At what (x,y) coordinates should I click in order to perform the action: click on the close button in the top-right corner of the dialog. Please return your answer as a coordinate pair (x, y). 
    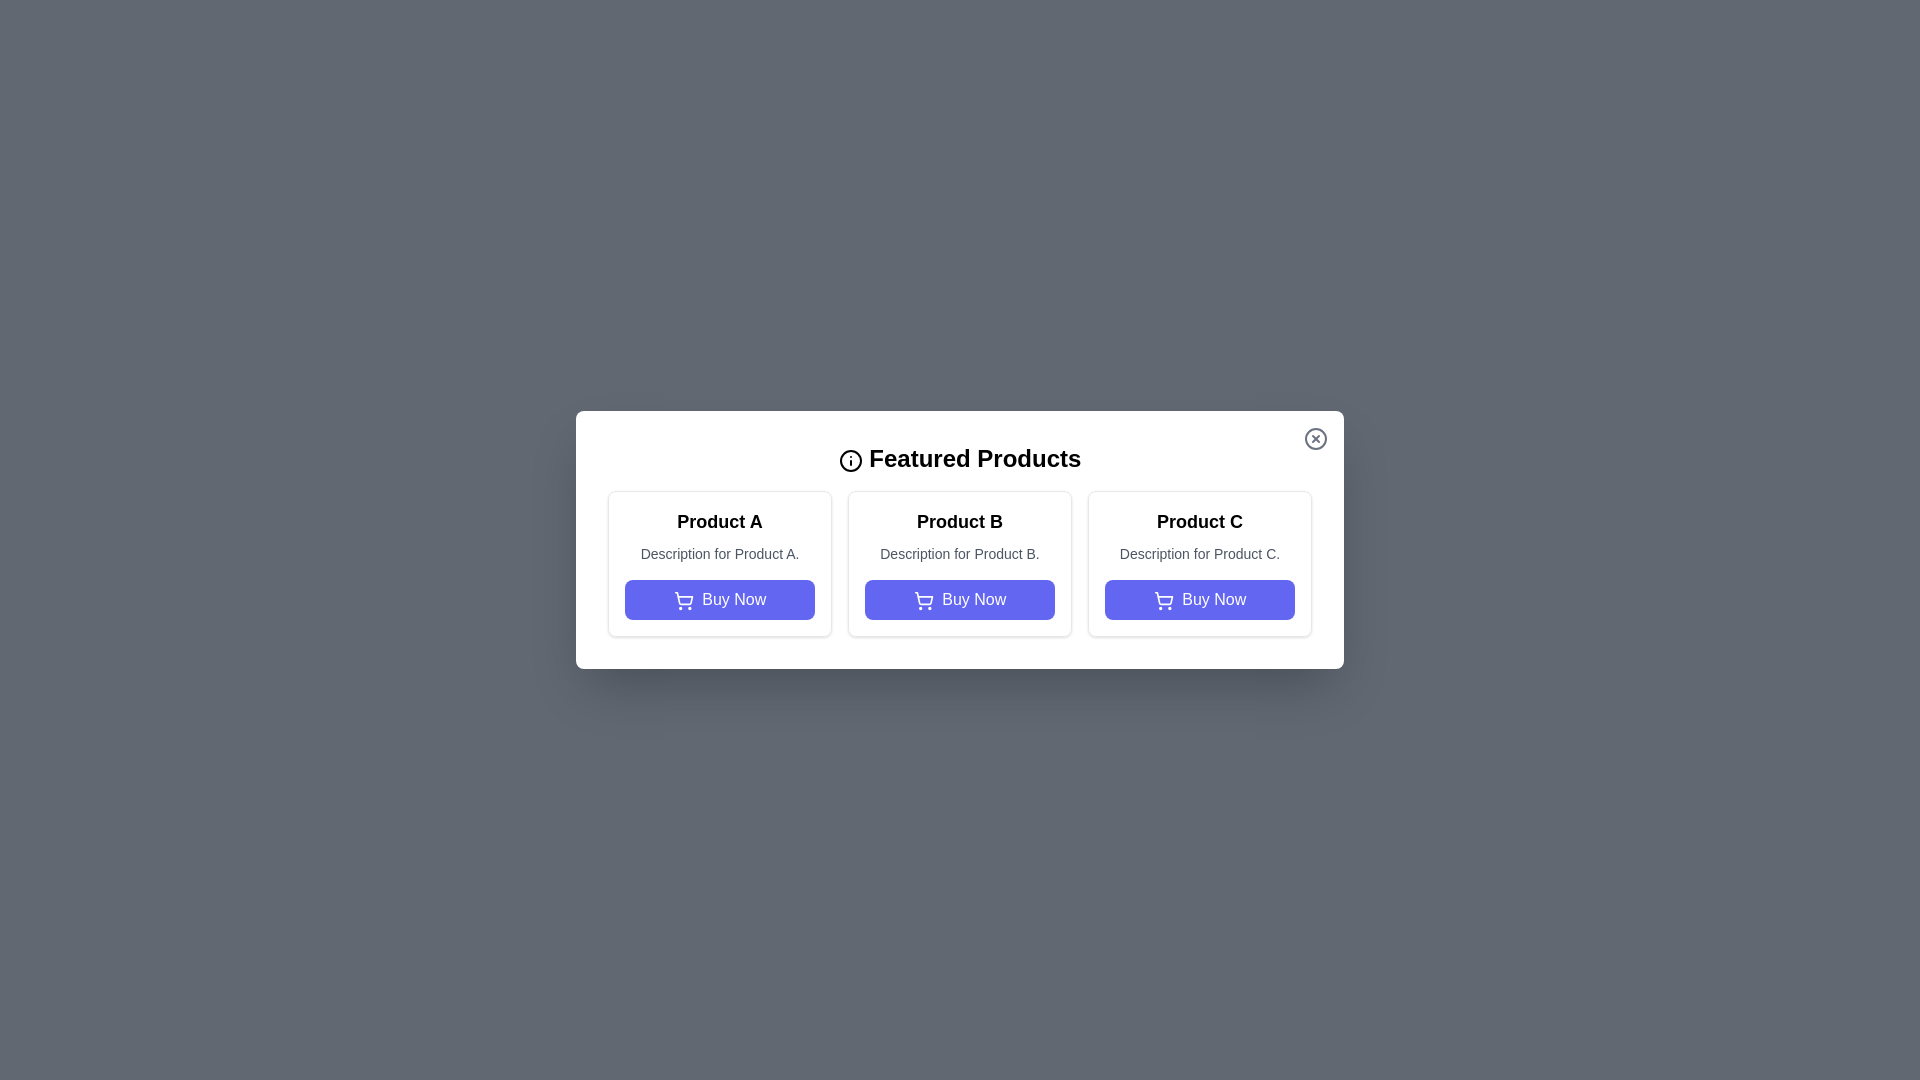
    Looking at the image, I should click on (1315, 438).